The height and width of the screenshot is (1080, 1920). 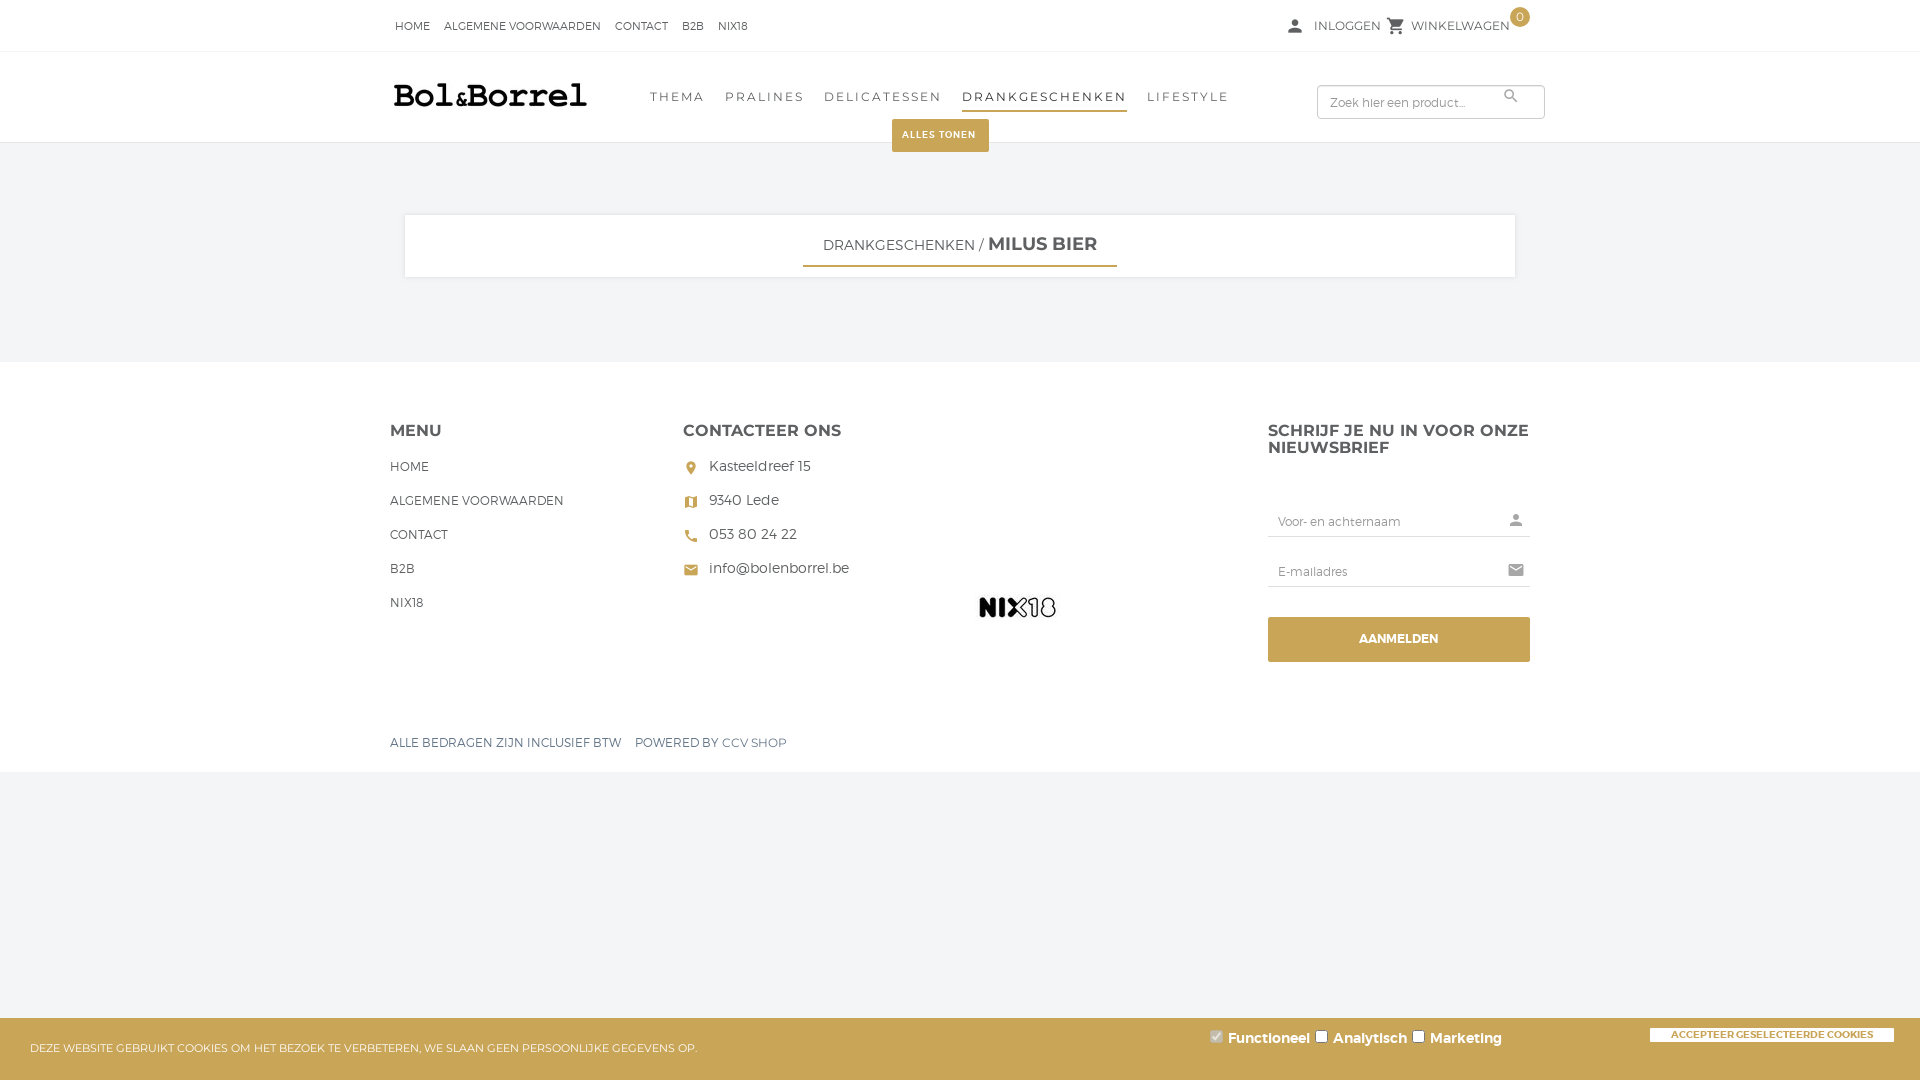 What do you see at coordinates (1398, 639) in the screenshot?
I see `'AANMELDEN'` at bounding box center [1398, 639].